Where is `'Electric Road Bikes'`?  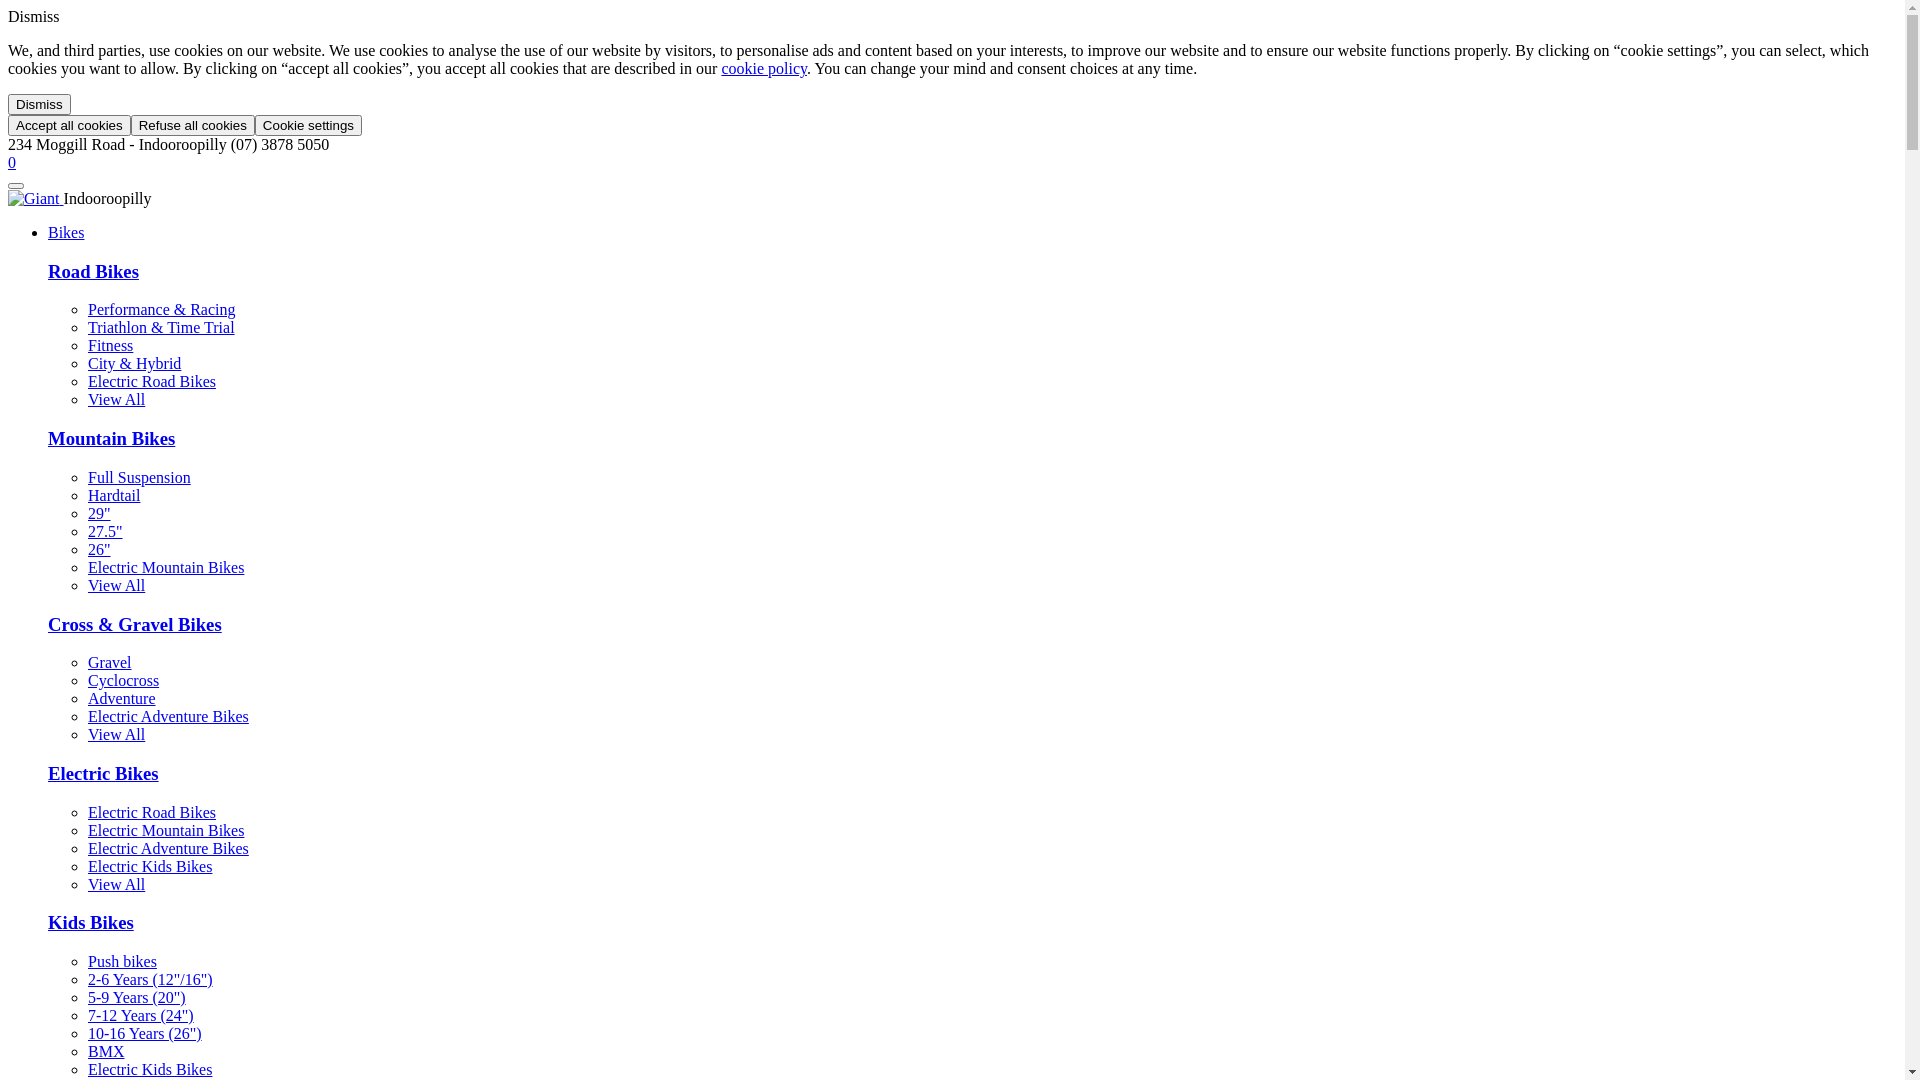
'Electric Road Bikes' is located at coordinates (151, 381).